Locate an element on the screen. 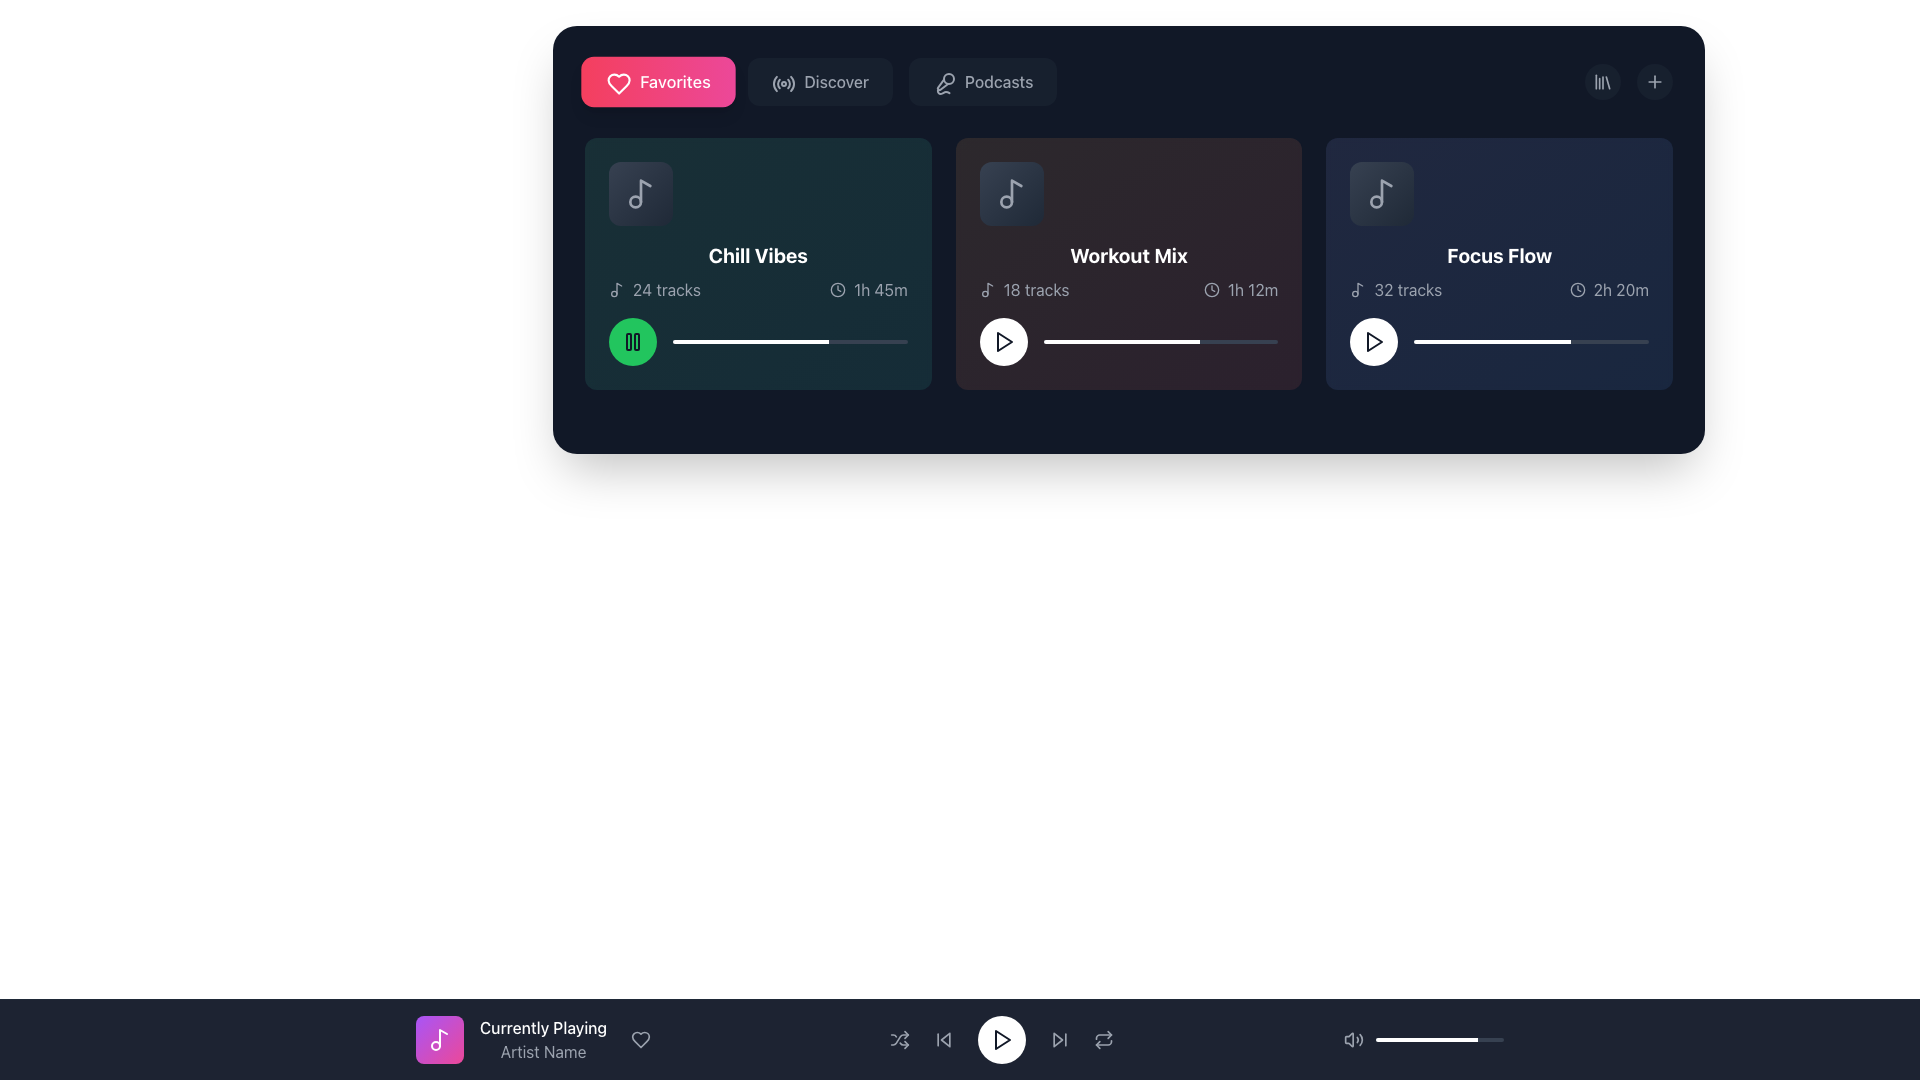  the Text label that serves as the title or name of a playlist or music category, located at the top-center of the first card in a horizontal row is located at coordinates (757, 254).